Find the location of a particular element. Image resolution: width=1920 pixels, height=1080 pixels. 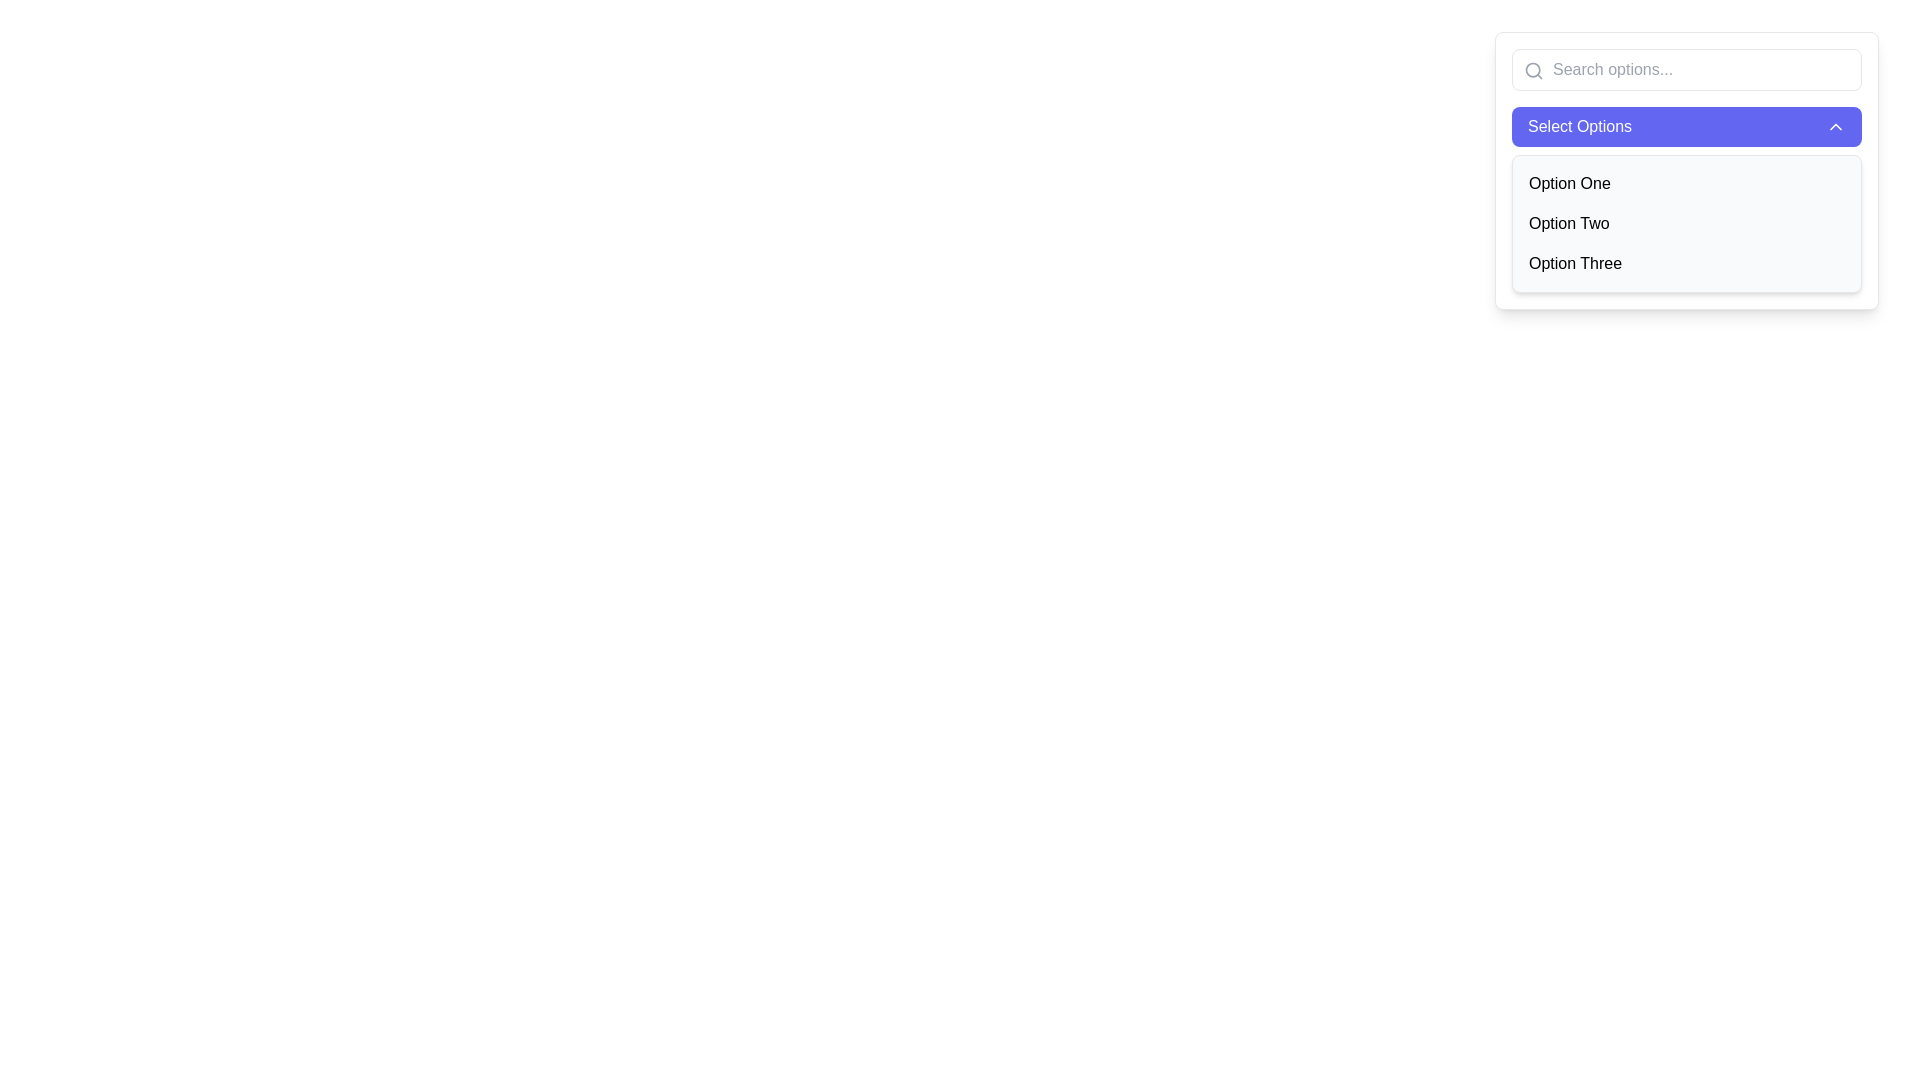

the search icon located at the top-left corner of the search input field, which indicates the purpose of the adjacent input field as a search bar is located at coordinates (1533, 69).